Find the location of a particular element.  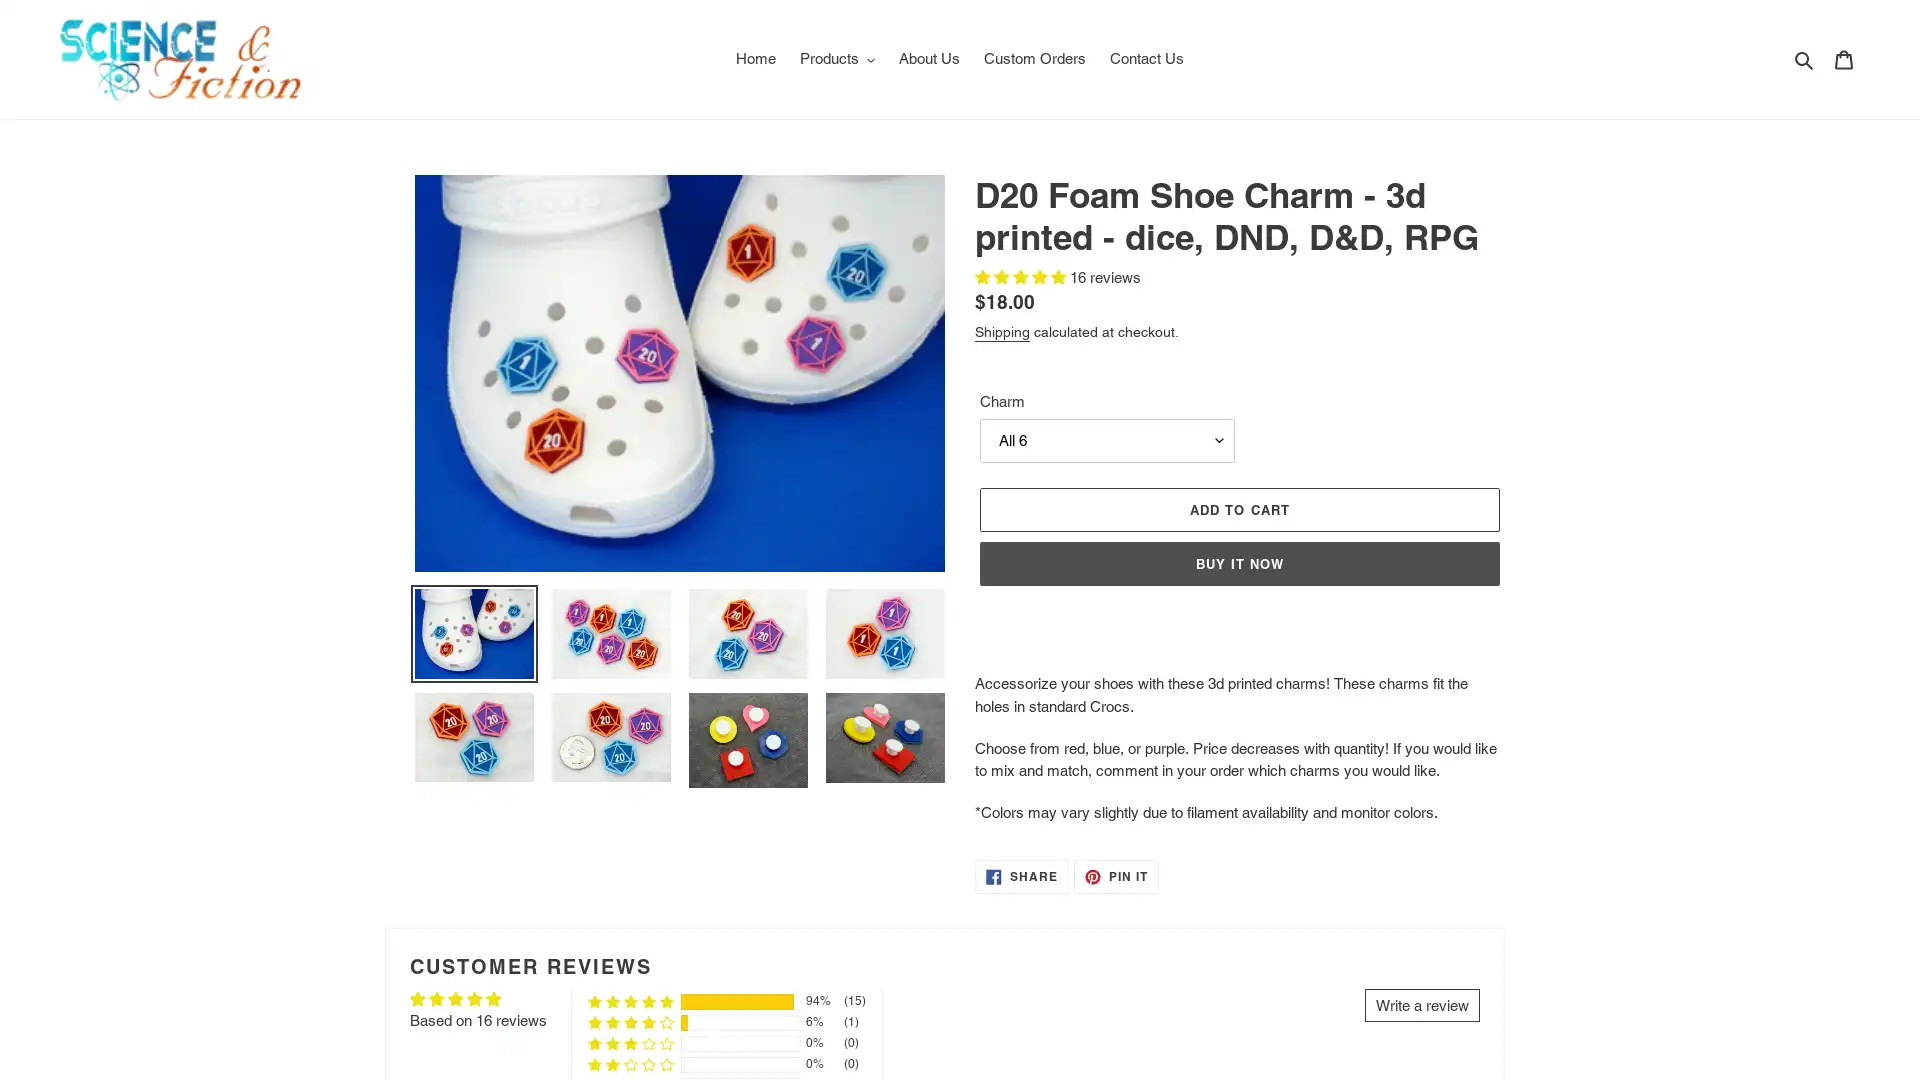

Products is located at coordinates (836, 57).